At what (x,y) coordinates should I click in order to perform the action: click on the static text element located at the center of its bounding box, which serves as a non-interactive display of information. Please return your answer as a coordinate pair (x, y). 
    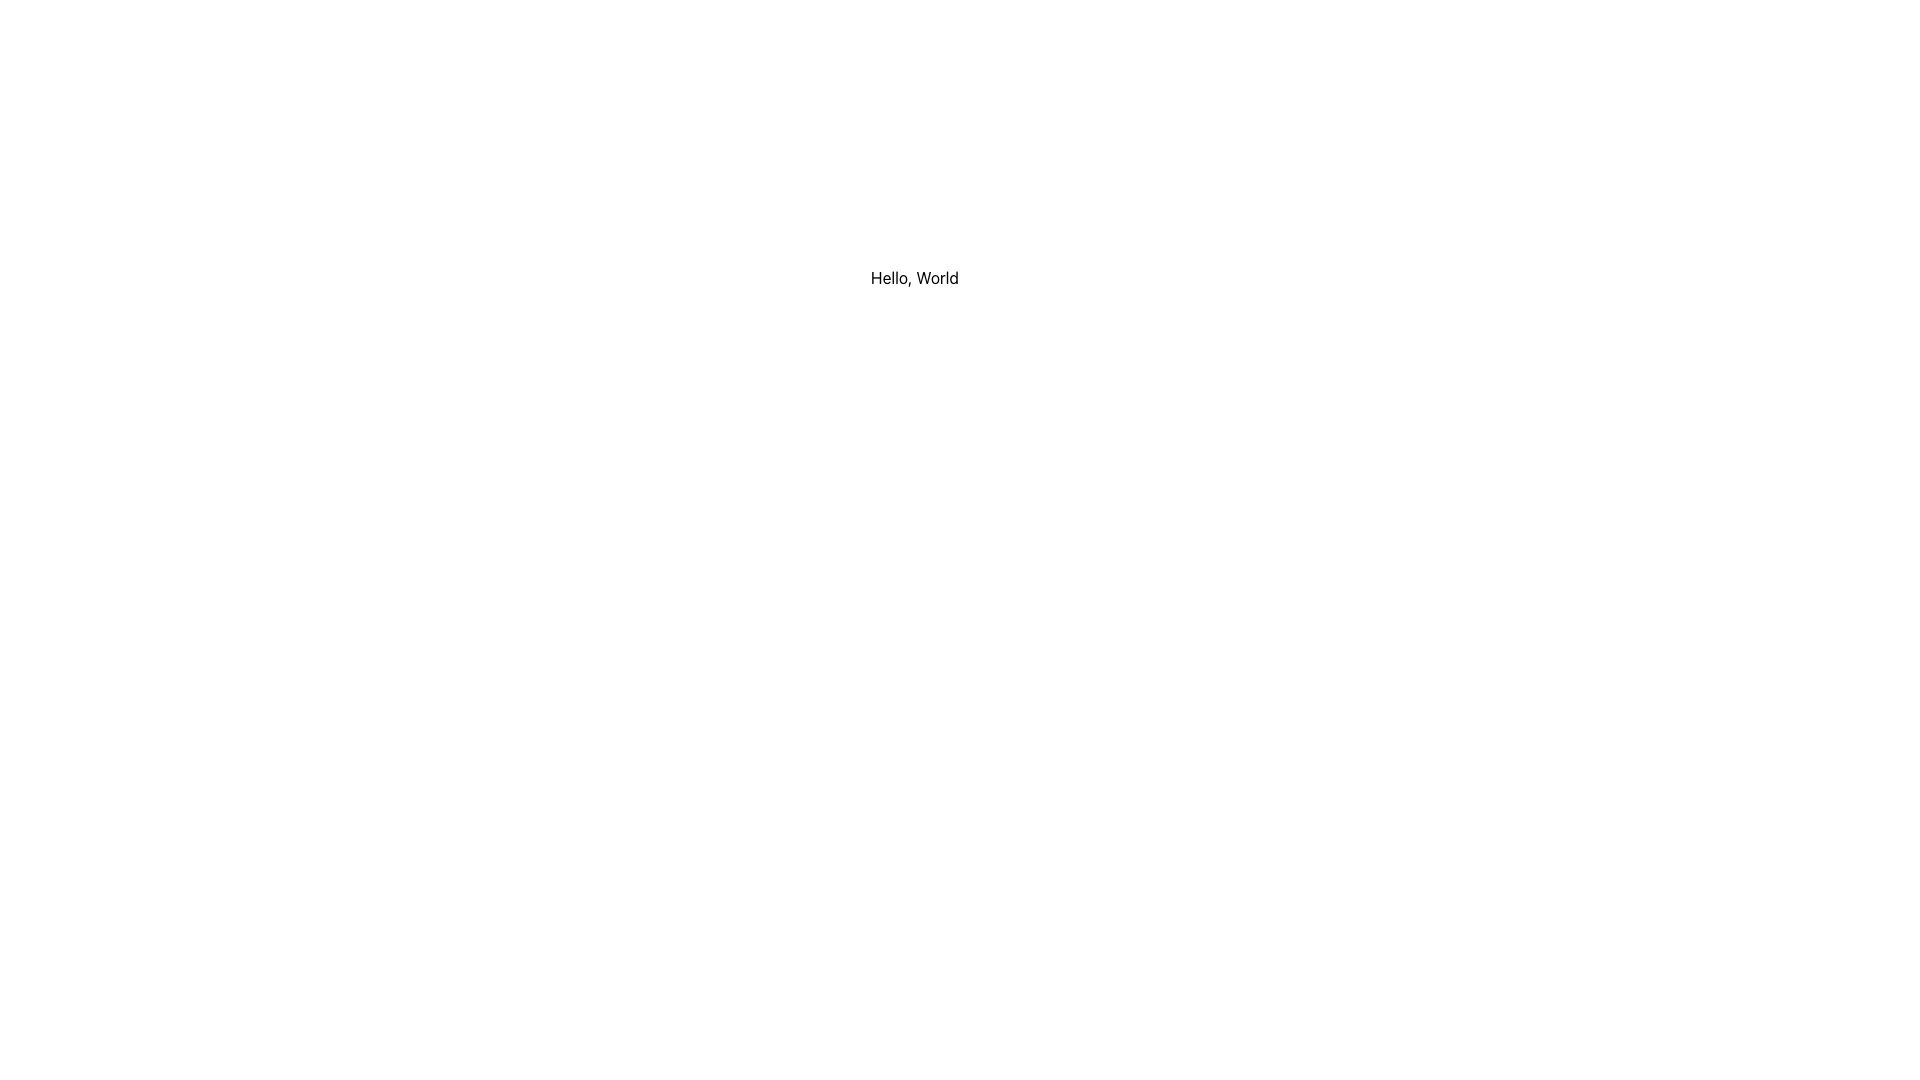
    Looking at the image, I should click on (914, 277).